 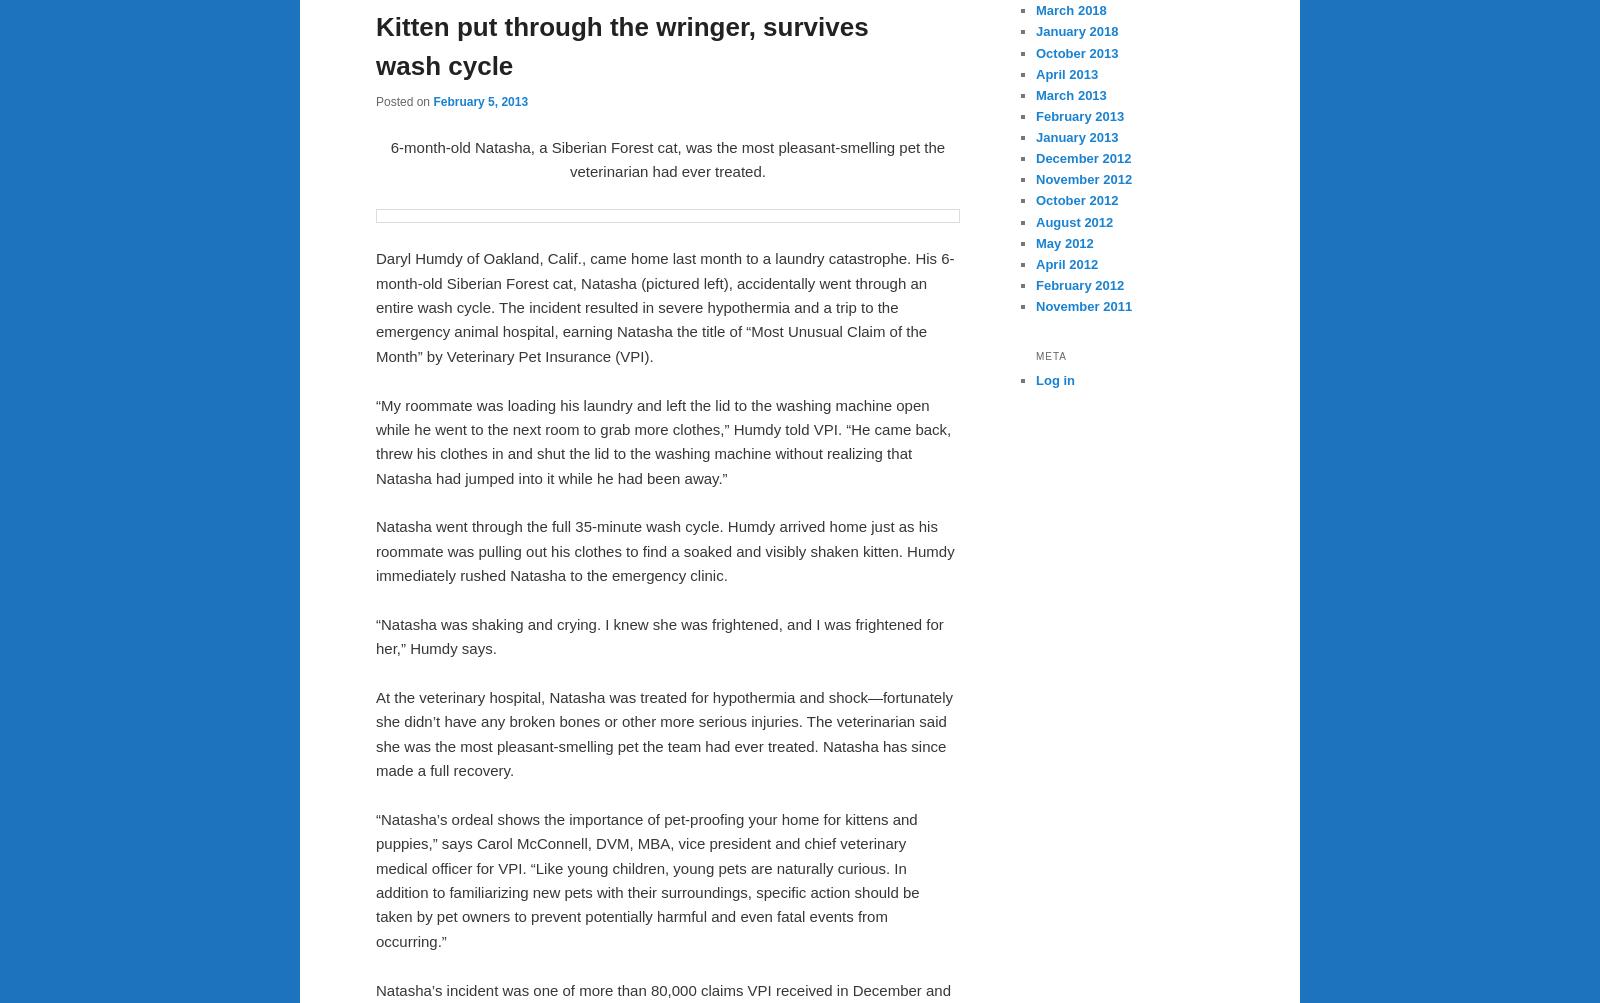 What do you see at coordinates (664, 732) in the screenshot?
I see `'At the veterinary hospital, Natasha was treated for hypothermia and shock—fortunately she didn’t have any broken bones or other more serious injuries. The veterinarian said she was the most pleasant-smelling pet the team had ever treated. Natasha has since made a full recovery.'` at bounding box center [664, 732].